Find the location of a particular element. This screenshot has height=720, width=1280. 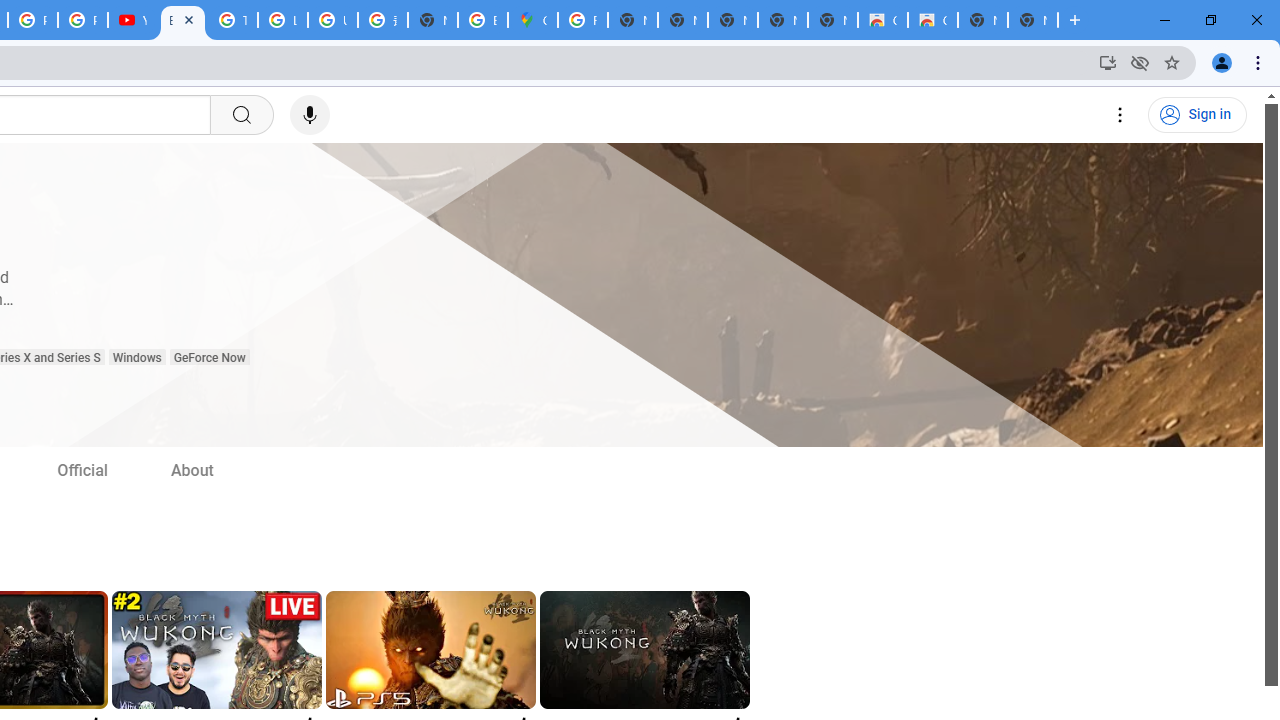

'Search with your voice' is located at coordinates (308, 115).